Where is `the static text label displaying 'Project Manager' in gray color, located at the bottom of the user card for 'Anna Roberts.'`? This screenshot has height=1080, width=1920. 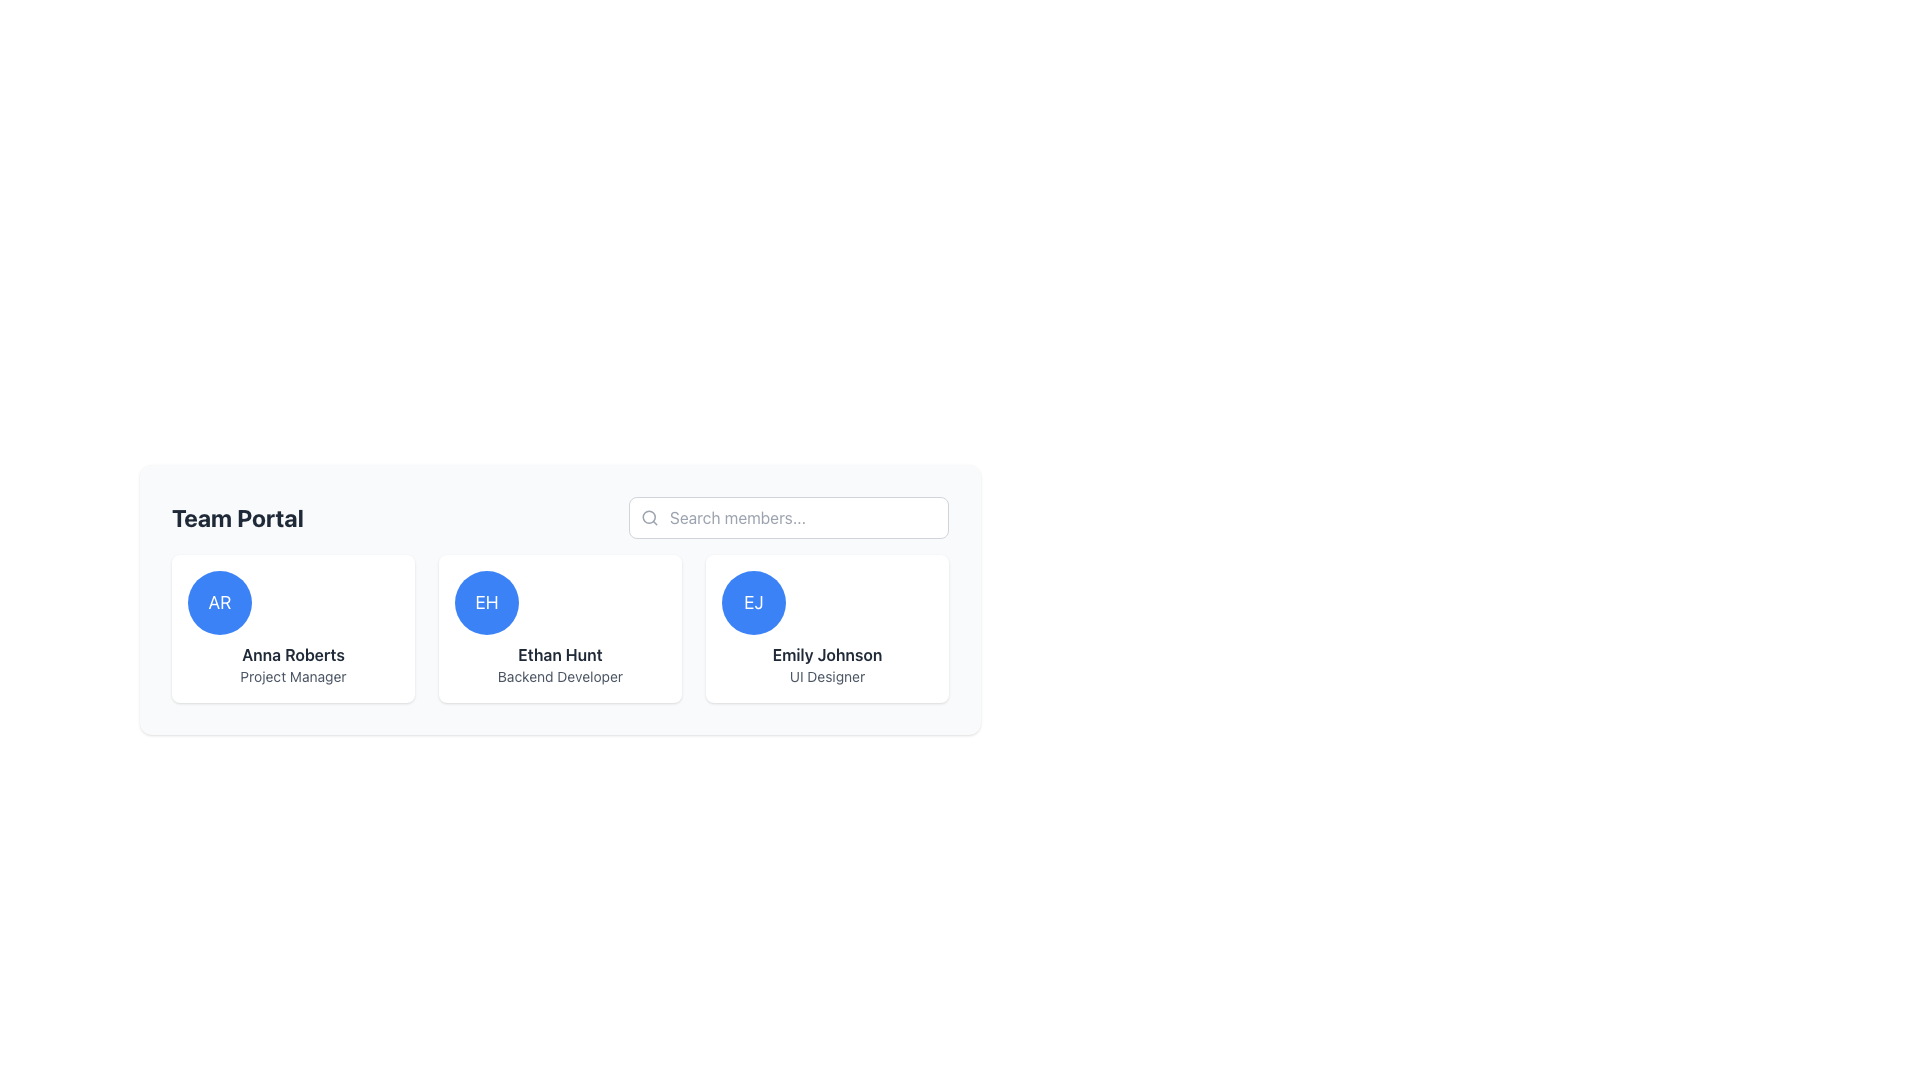
the static text label displaying 'Project Manager' in gray color, located at the bottom of the user card for 'Anna Roberts.' is located at coordinates (292, 676).